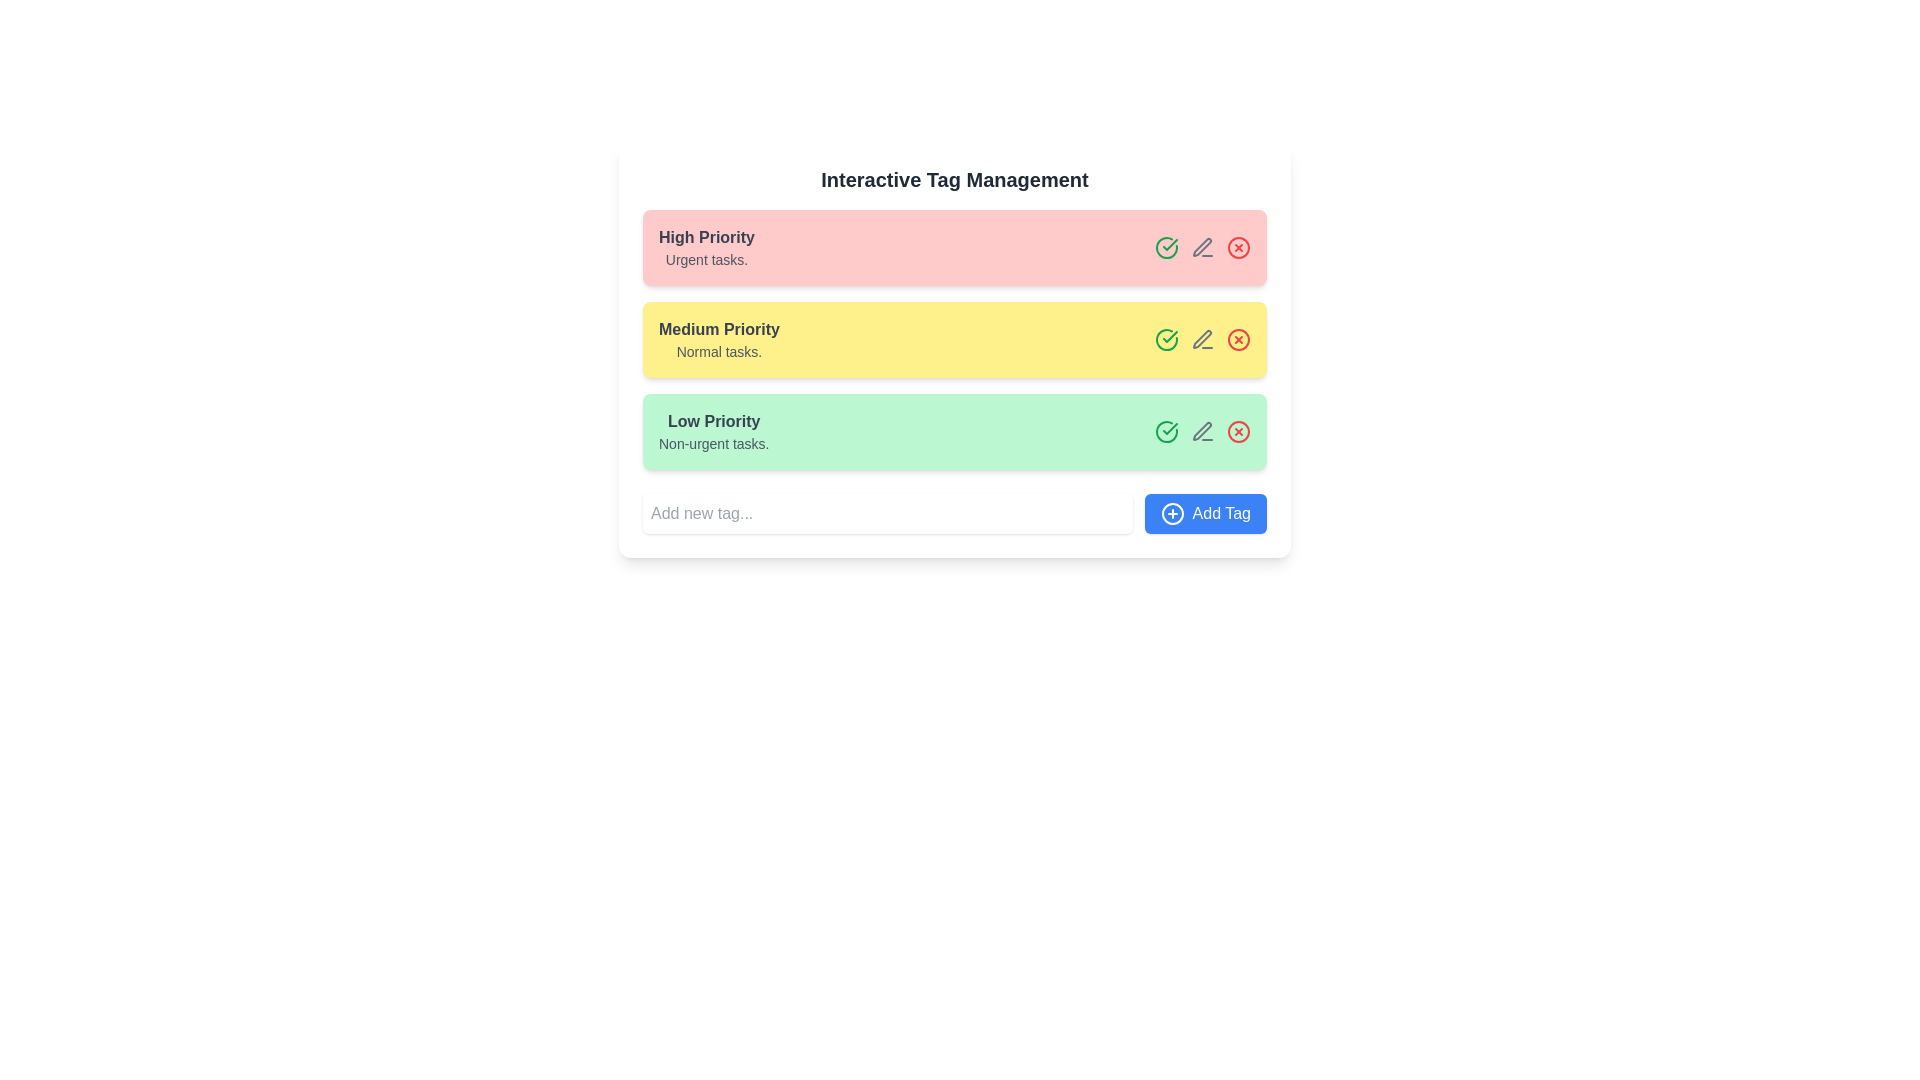  I want to click on the text label displaying 'Normal tasks.' which is styled in small gray font and located below the 'Medium Priority' text within a yellow background box, so click(719, 350).